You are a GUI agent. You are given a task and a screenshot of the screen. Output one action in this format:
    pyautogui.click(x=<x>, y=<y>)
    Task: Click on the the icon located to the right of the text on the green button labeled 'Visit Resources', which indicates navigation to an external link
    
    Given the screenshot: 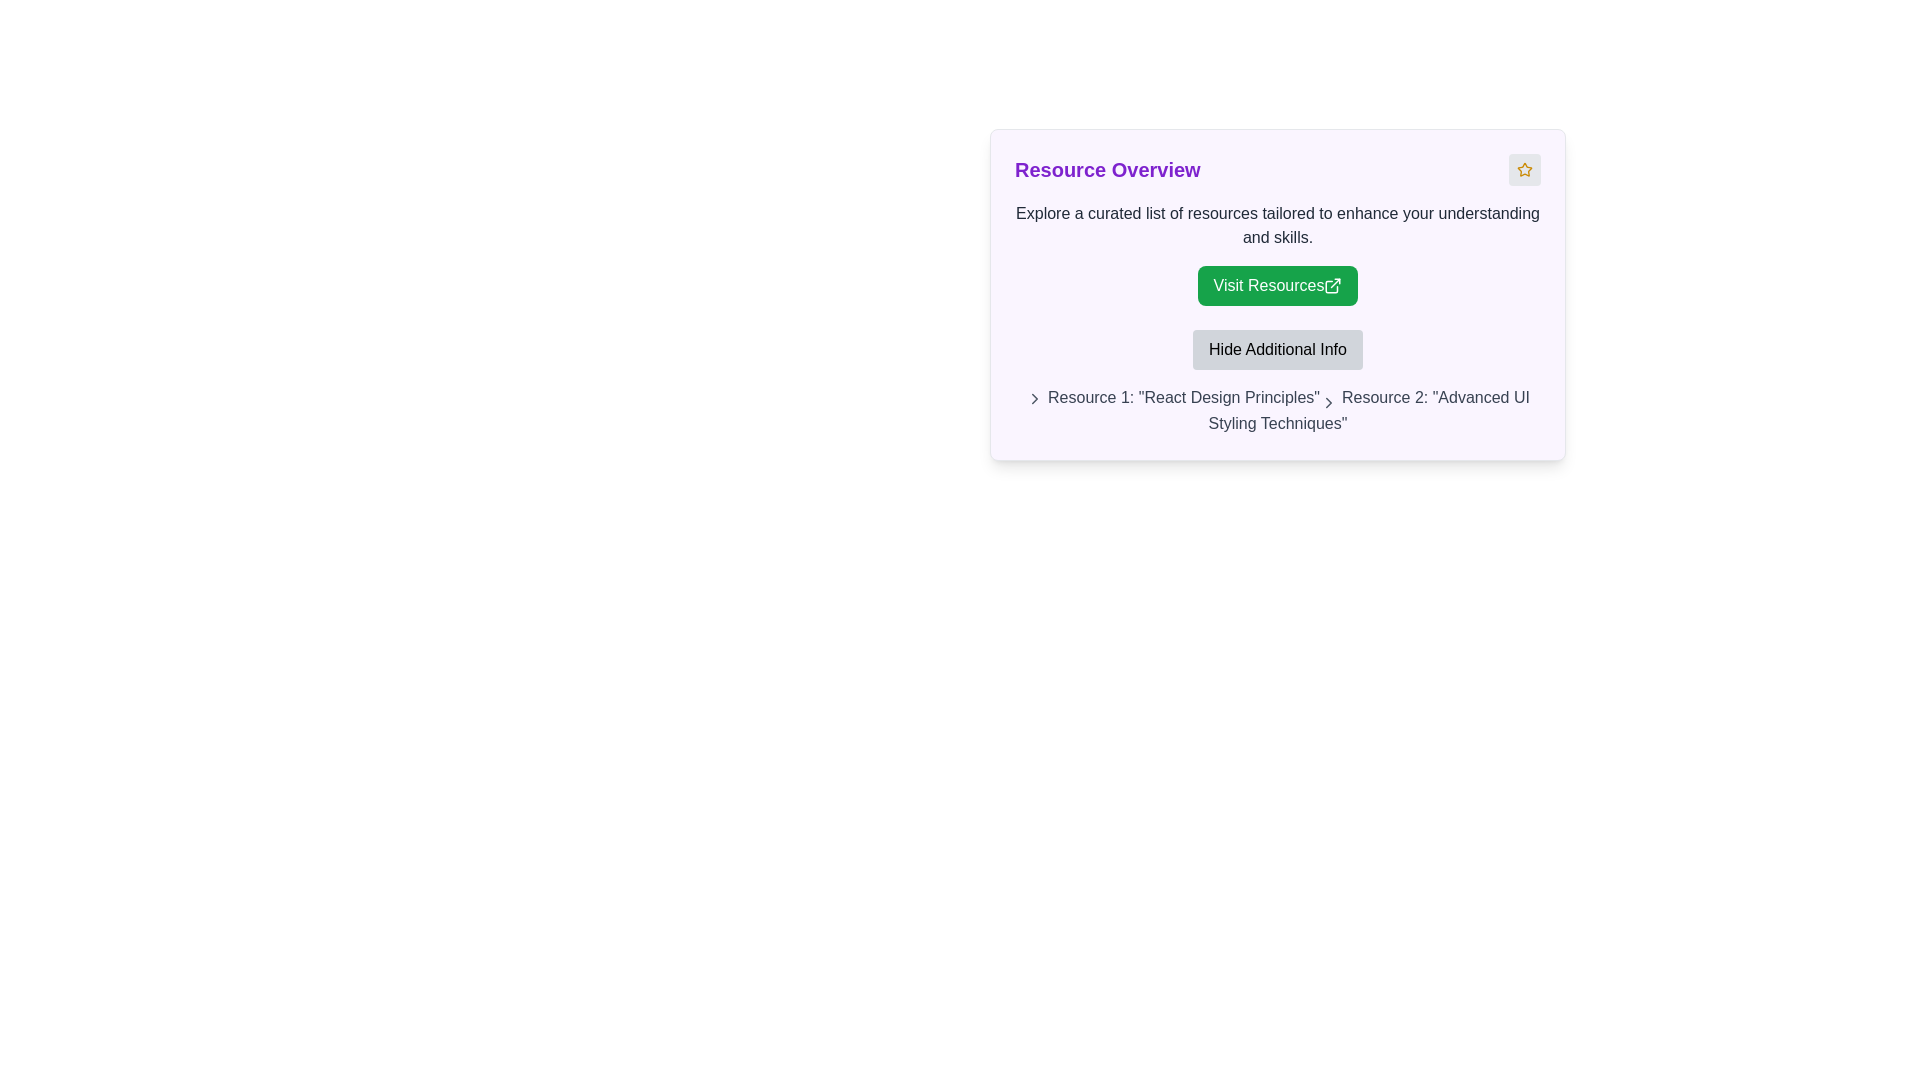 What is the action you would take?
    pyautogui.click(x=1333, y=285)
    